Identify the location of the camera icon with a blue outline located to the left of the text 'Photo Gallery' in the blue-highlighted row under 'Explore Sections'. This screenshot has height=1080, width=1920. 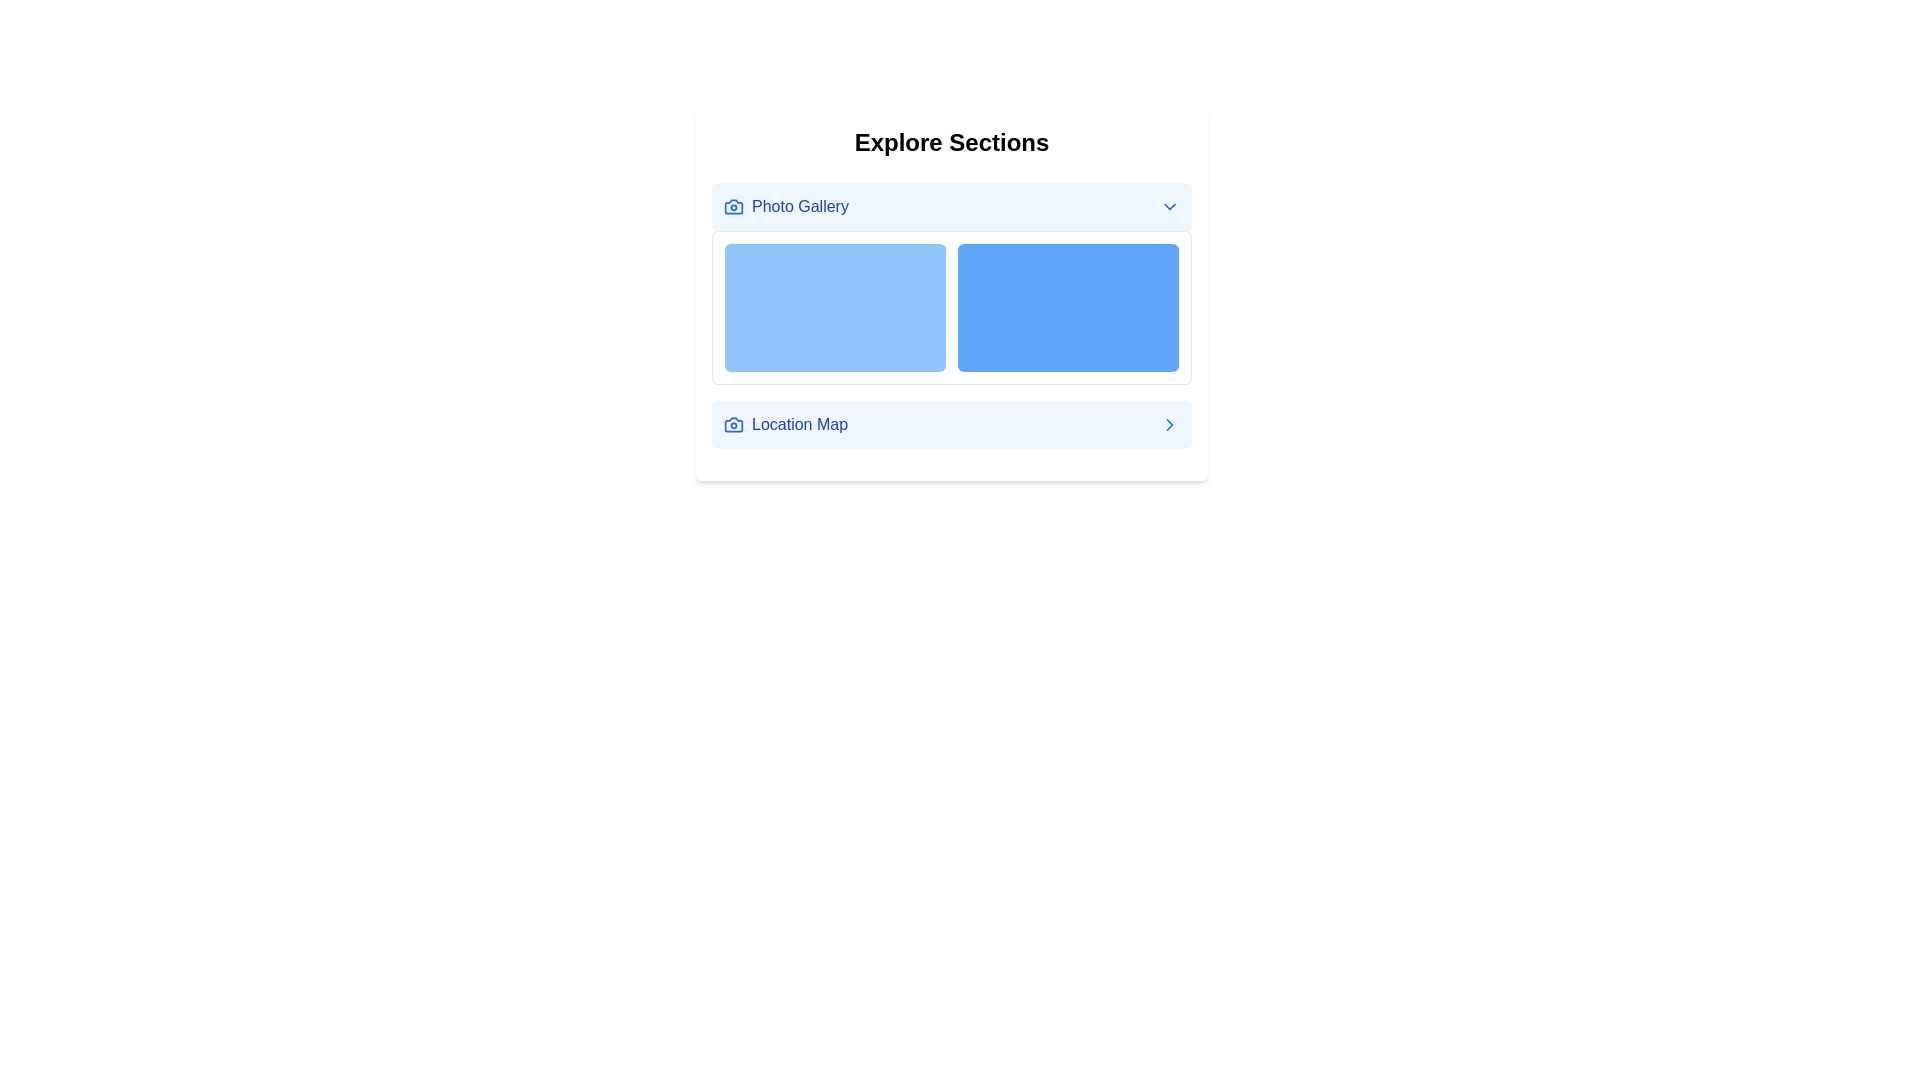
(733, 207).